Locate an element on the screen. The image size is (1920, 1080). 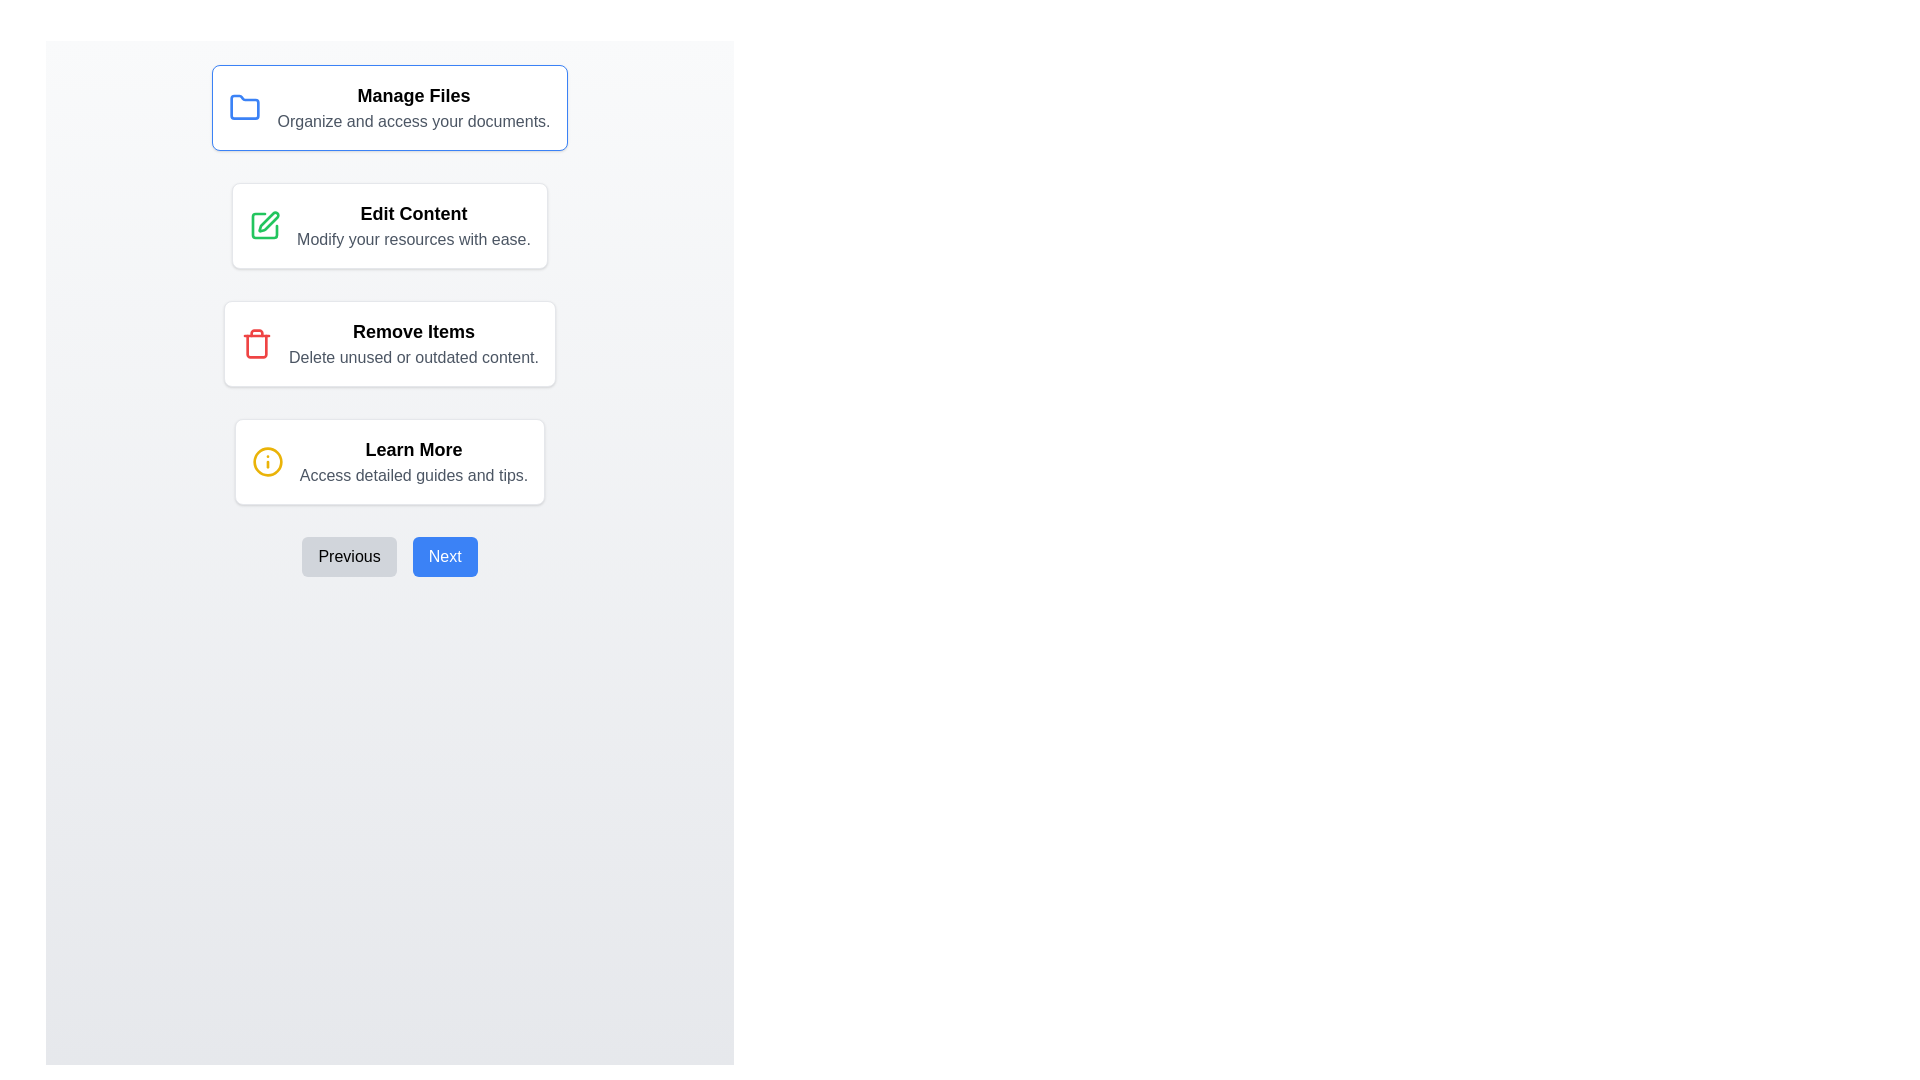
the Informational Card displaying an icon of a folder on the left, with the title 'Manage Files' in bold black and description 'Organize and access your documents.' in gray is located at coordinates (389, 108).